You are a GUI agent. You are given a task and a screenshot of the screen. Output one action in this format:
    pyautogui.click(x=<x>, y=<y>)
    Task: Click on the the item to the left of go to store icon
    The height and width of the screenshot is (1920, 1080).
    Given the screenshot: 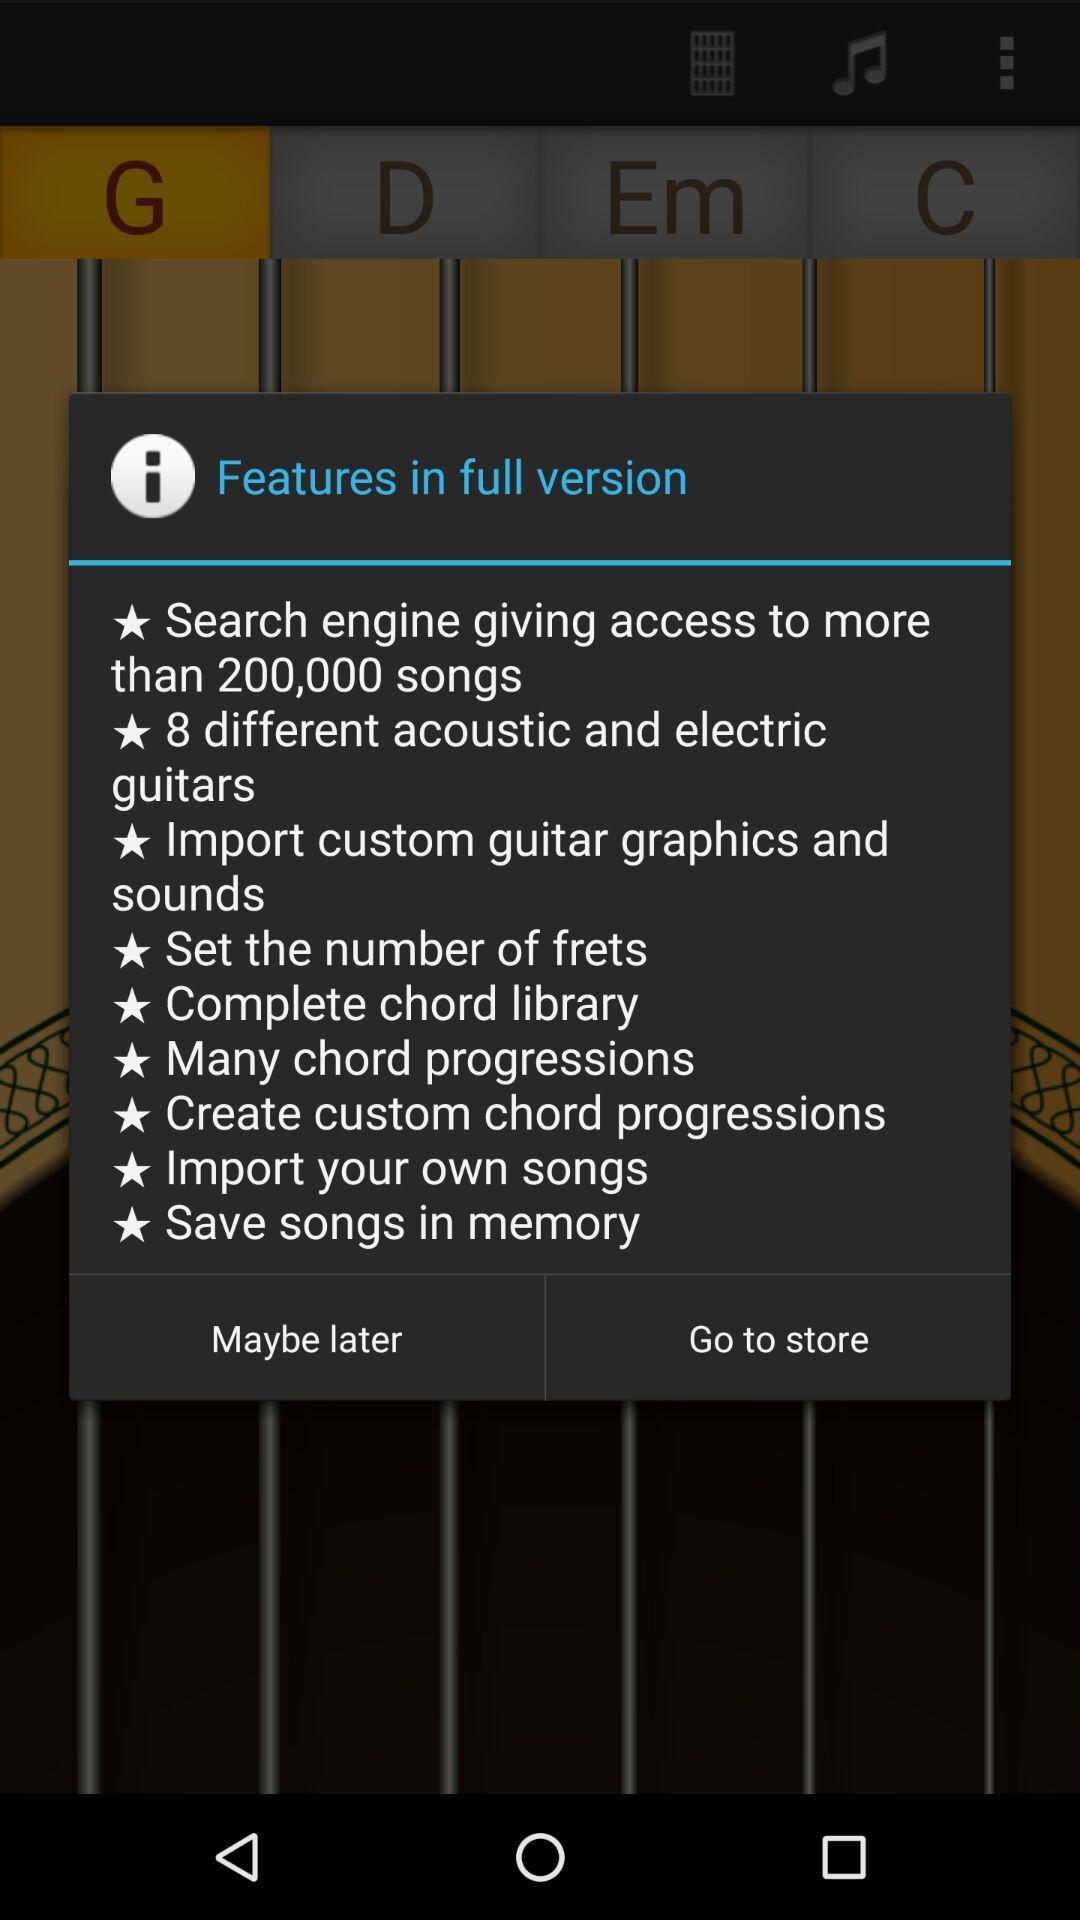 What is the action you would take?
    pyautogui.click(x=306, y=1338)
    